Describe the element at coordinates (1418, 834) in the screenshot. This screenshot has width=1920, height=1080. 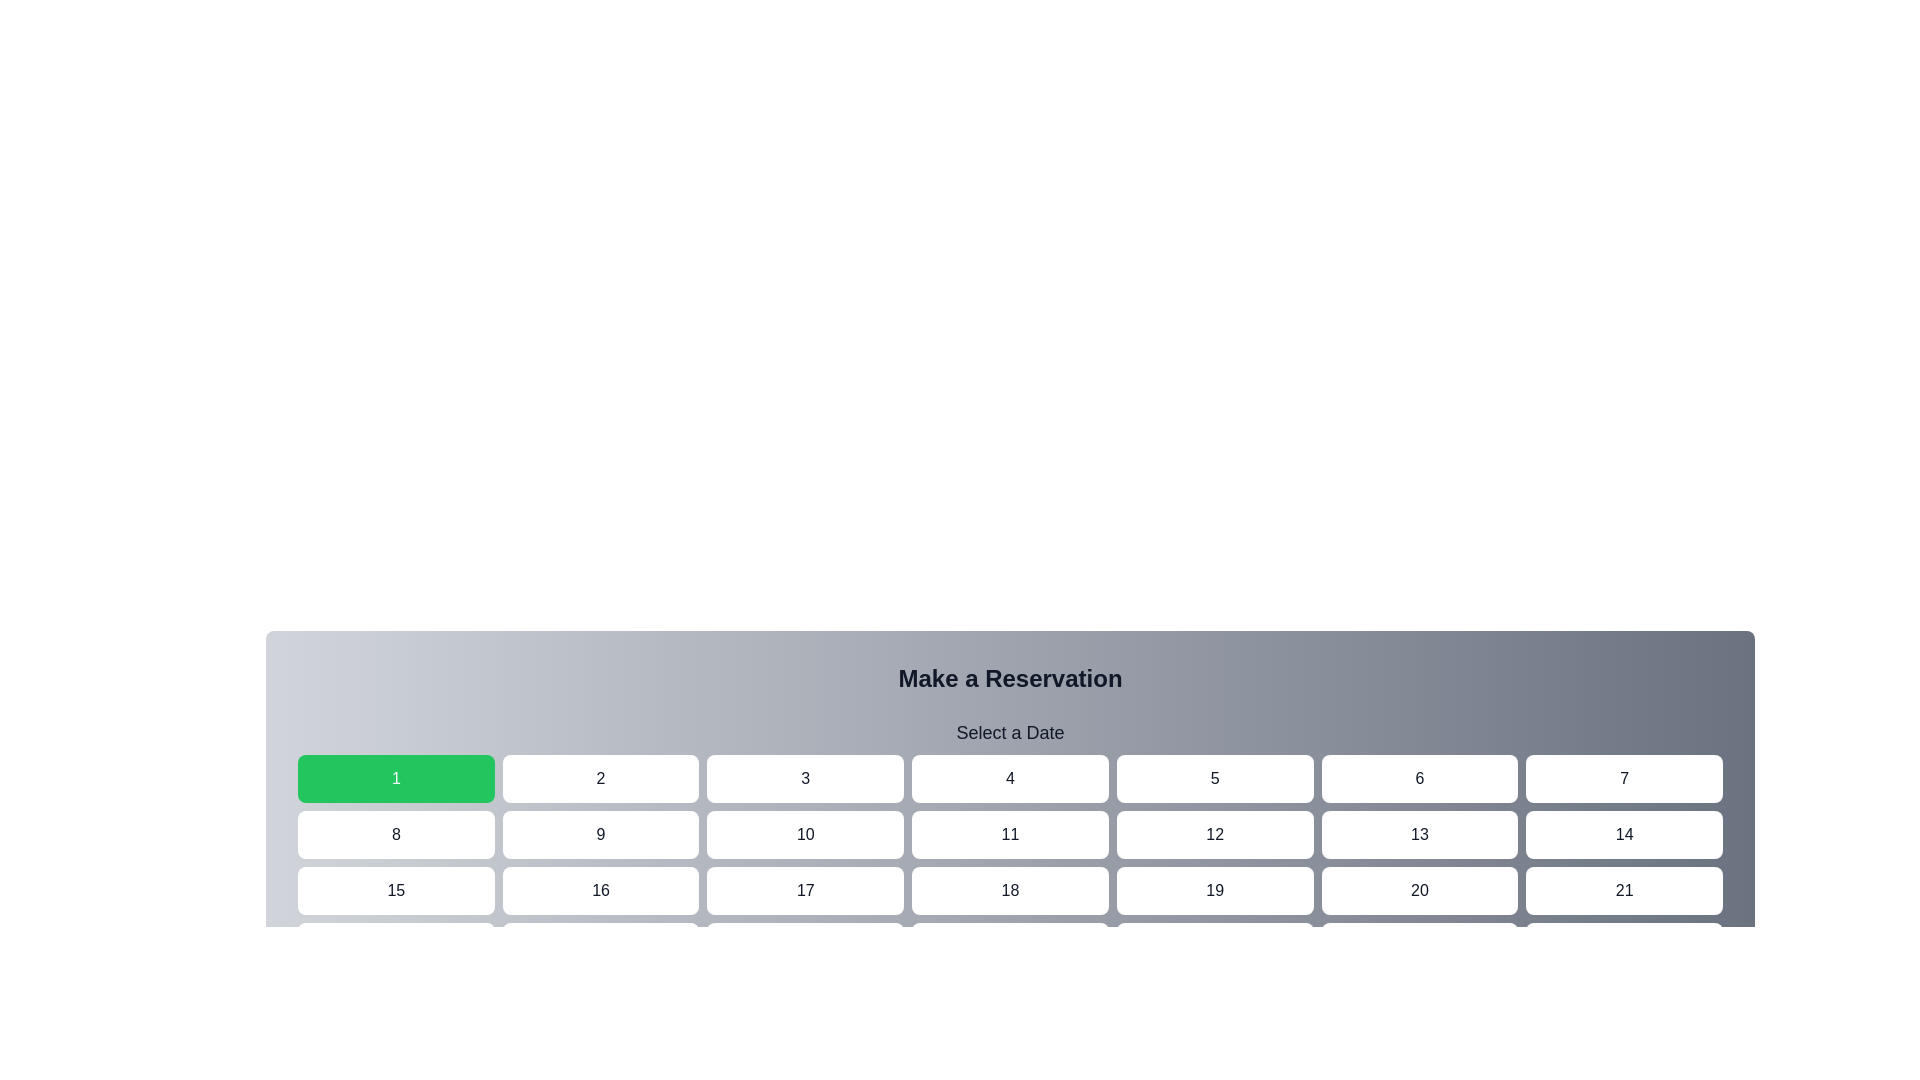
I see `the rectangular button with rounded corners and the number '13' centered in black text` at that location.